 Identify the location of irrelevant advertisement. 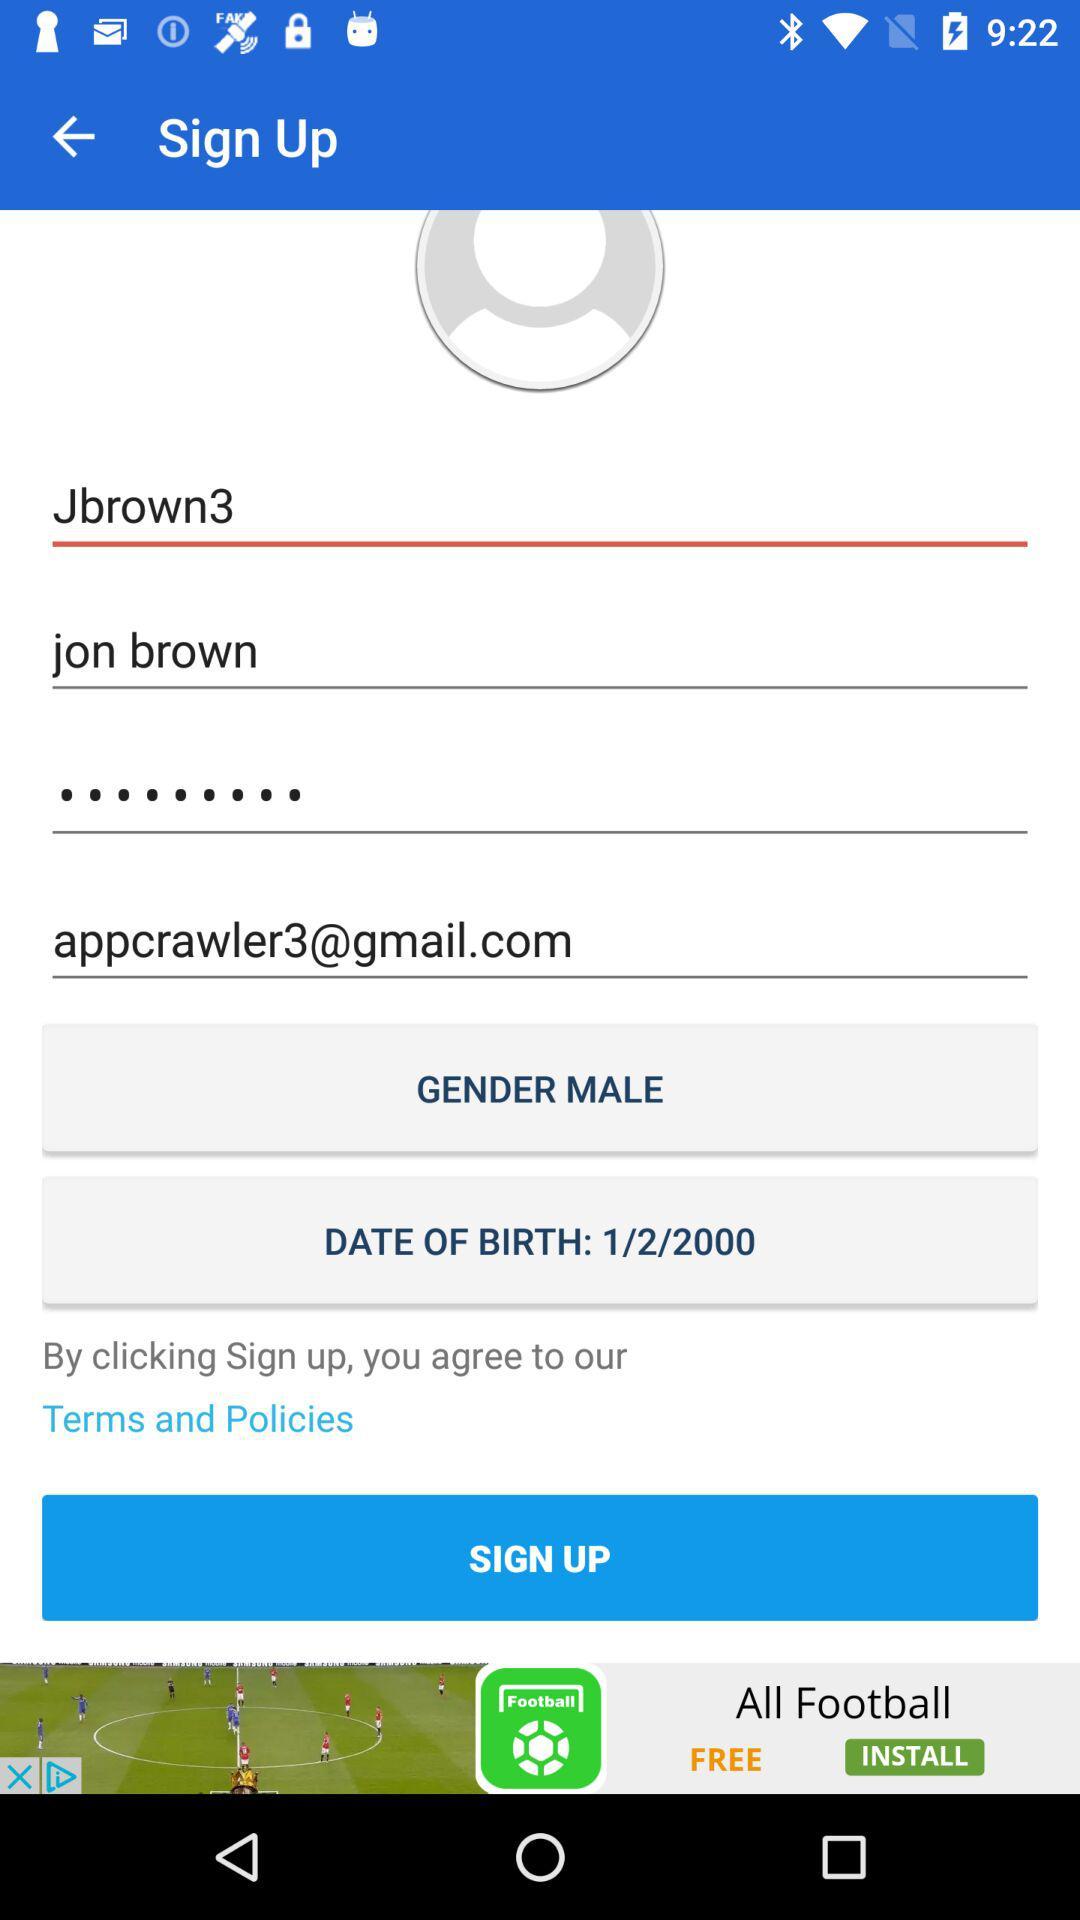
(540, 1727).